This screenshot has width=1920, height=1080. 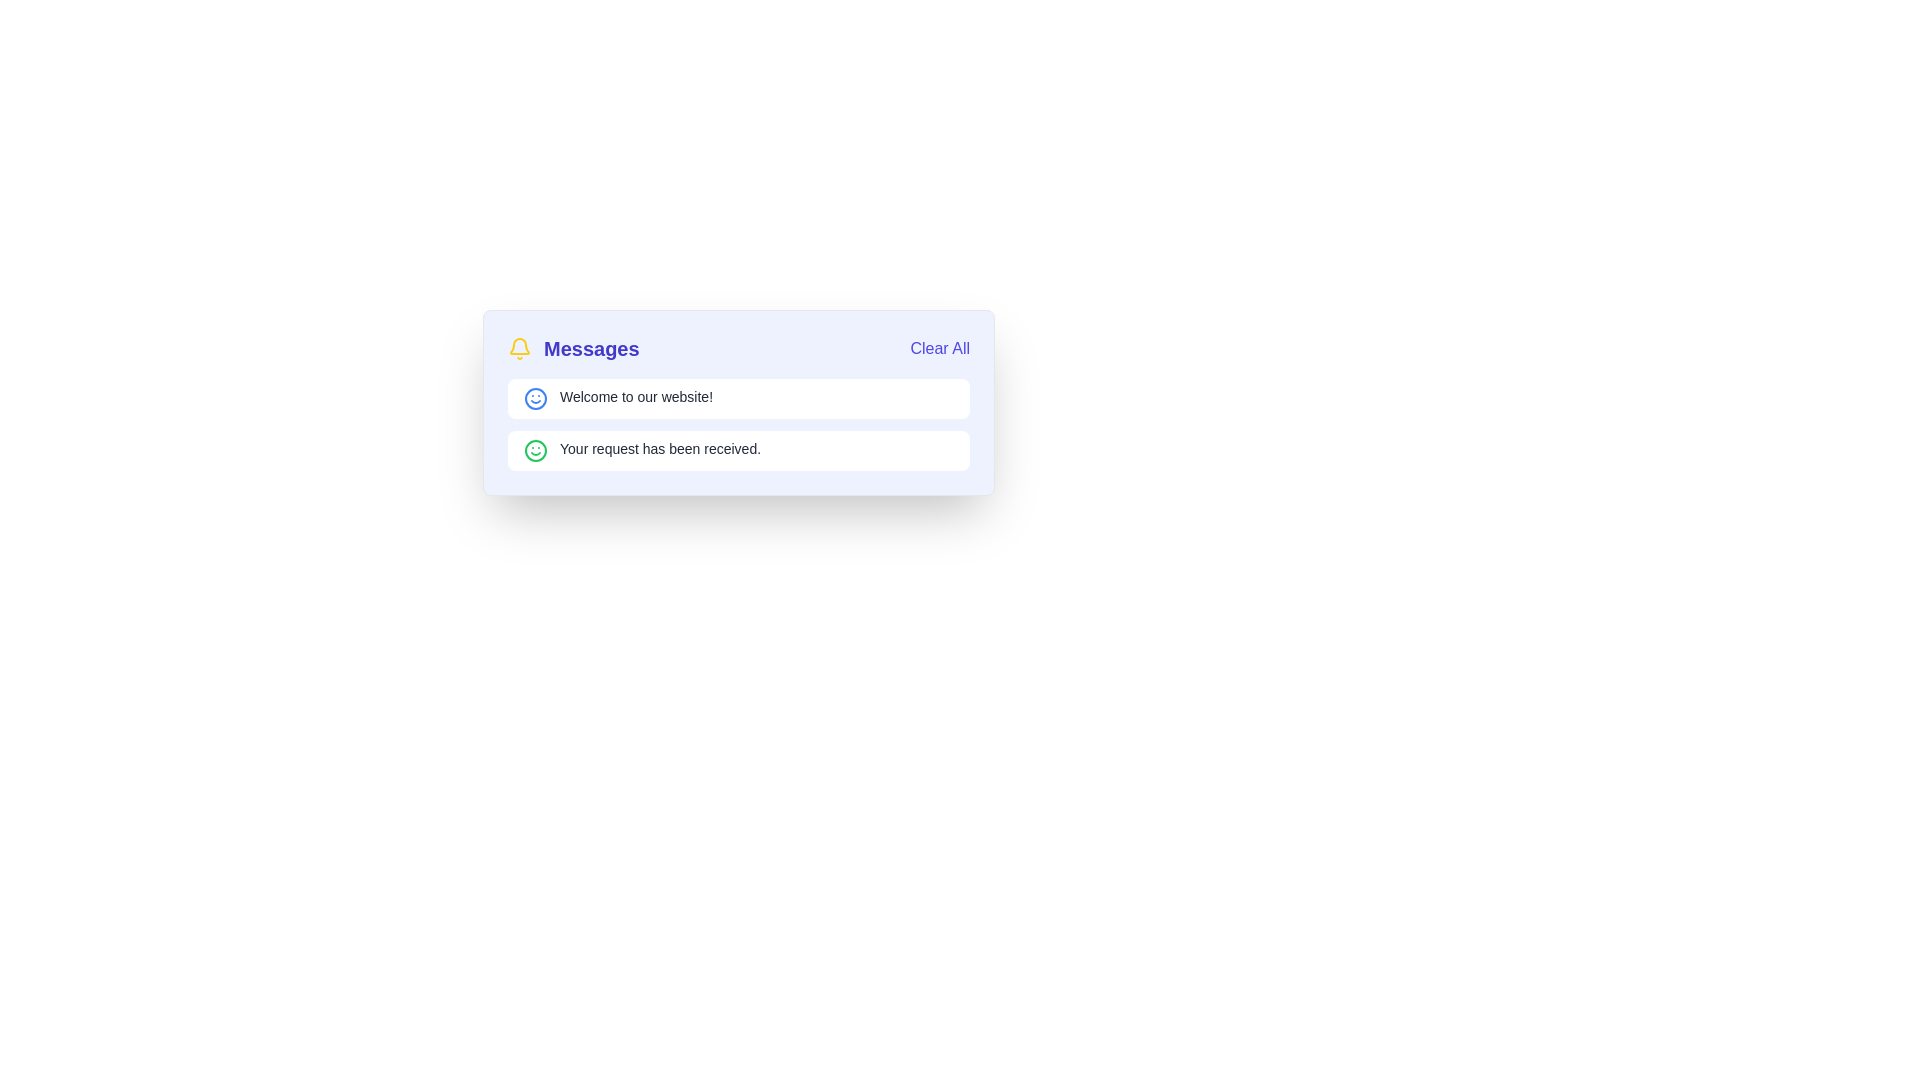 I want to click on the notification message that displays 'Your request has been received.', so click(x=738, y=451).